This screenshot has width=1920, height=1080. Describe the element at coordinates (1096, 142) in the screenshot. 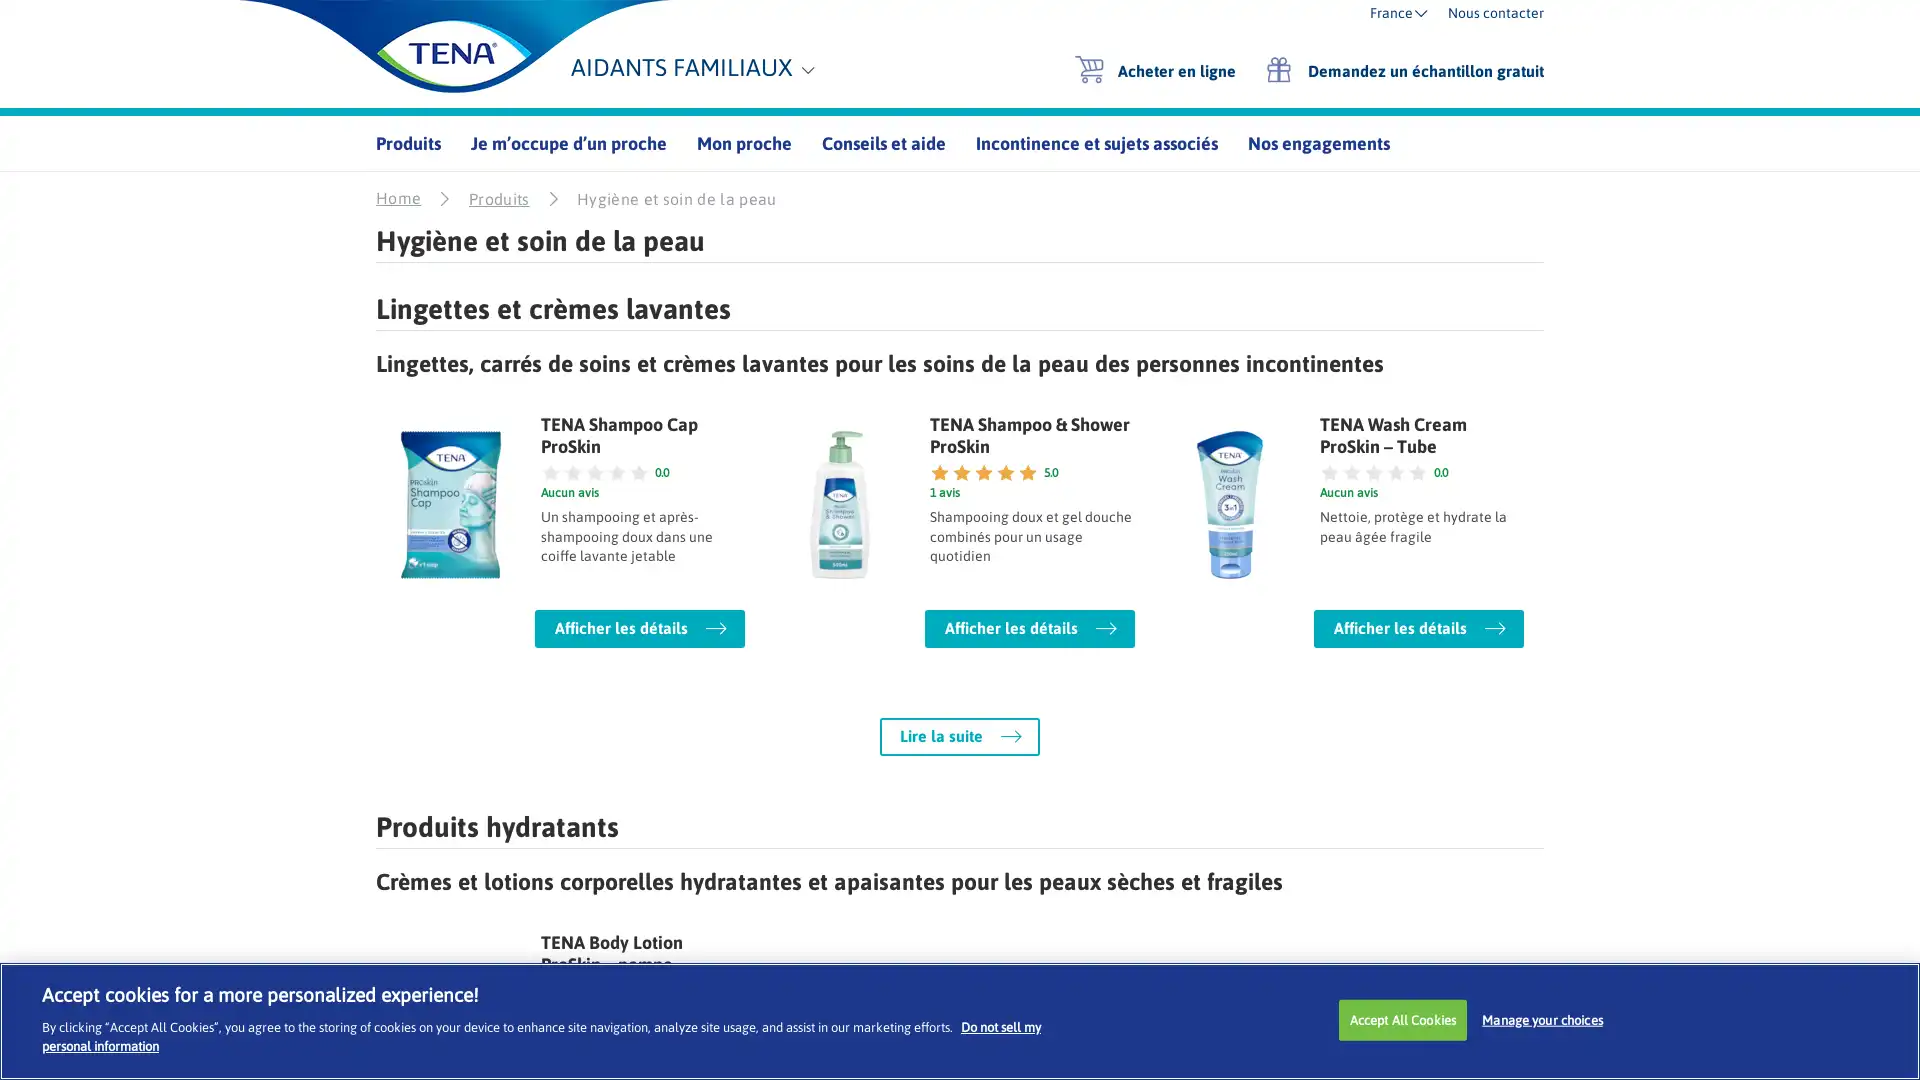

I see `Incontinence et sujets associes` at that location.